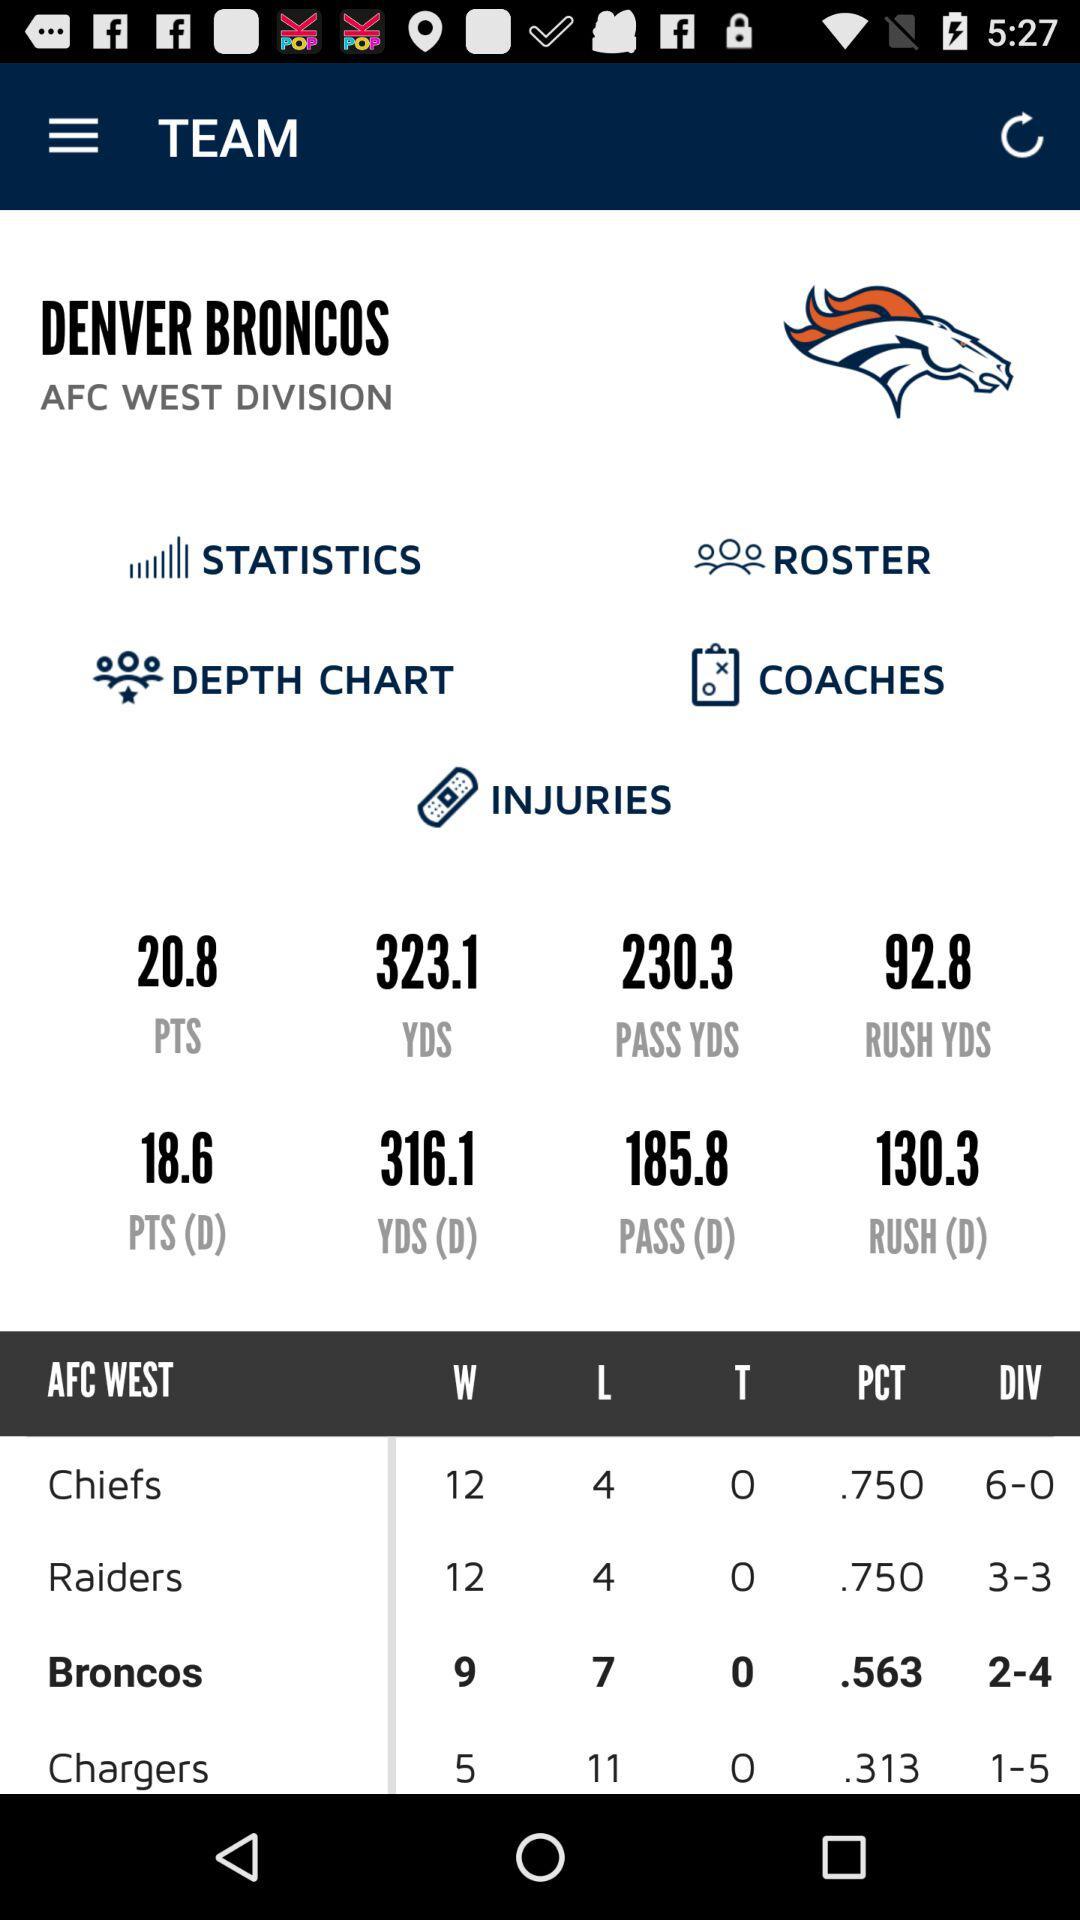 The width and height of the screenshot is (1080, 1920). What do you see at coordinates (742, 1382) in the screenshot?
I see `item to the right of the l item` at bounding box center [742, 1382].